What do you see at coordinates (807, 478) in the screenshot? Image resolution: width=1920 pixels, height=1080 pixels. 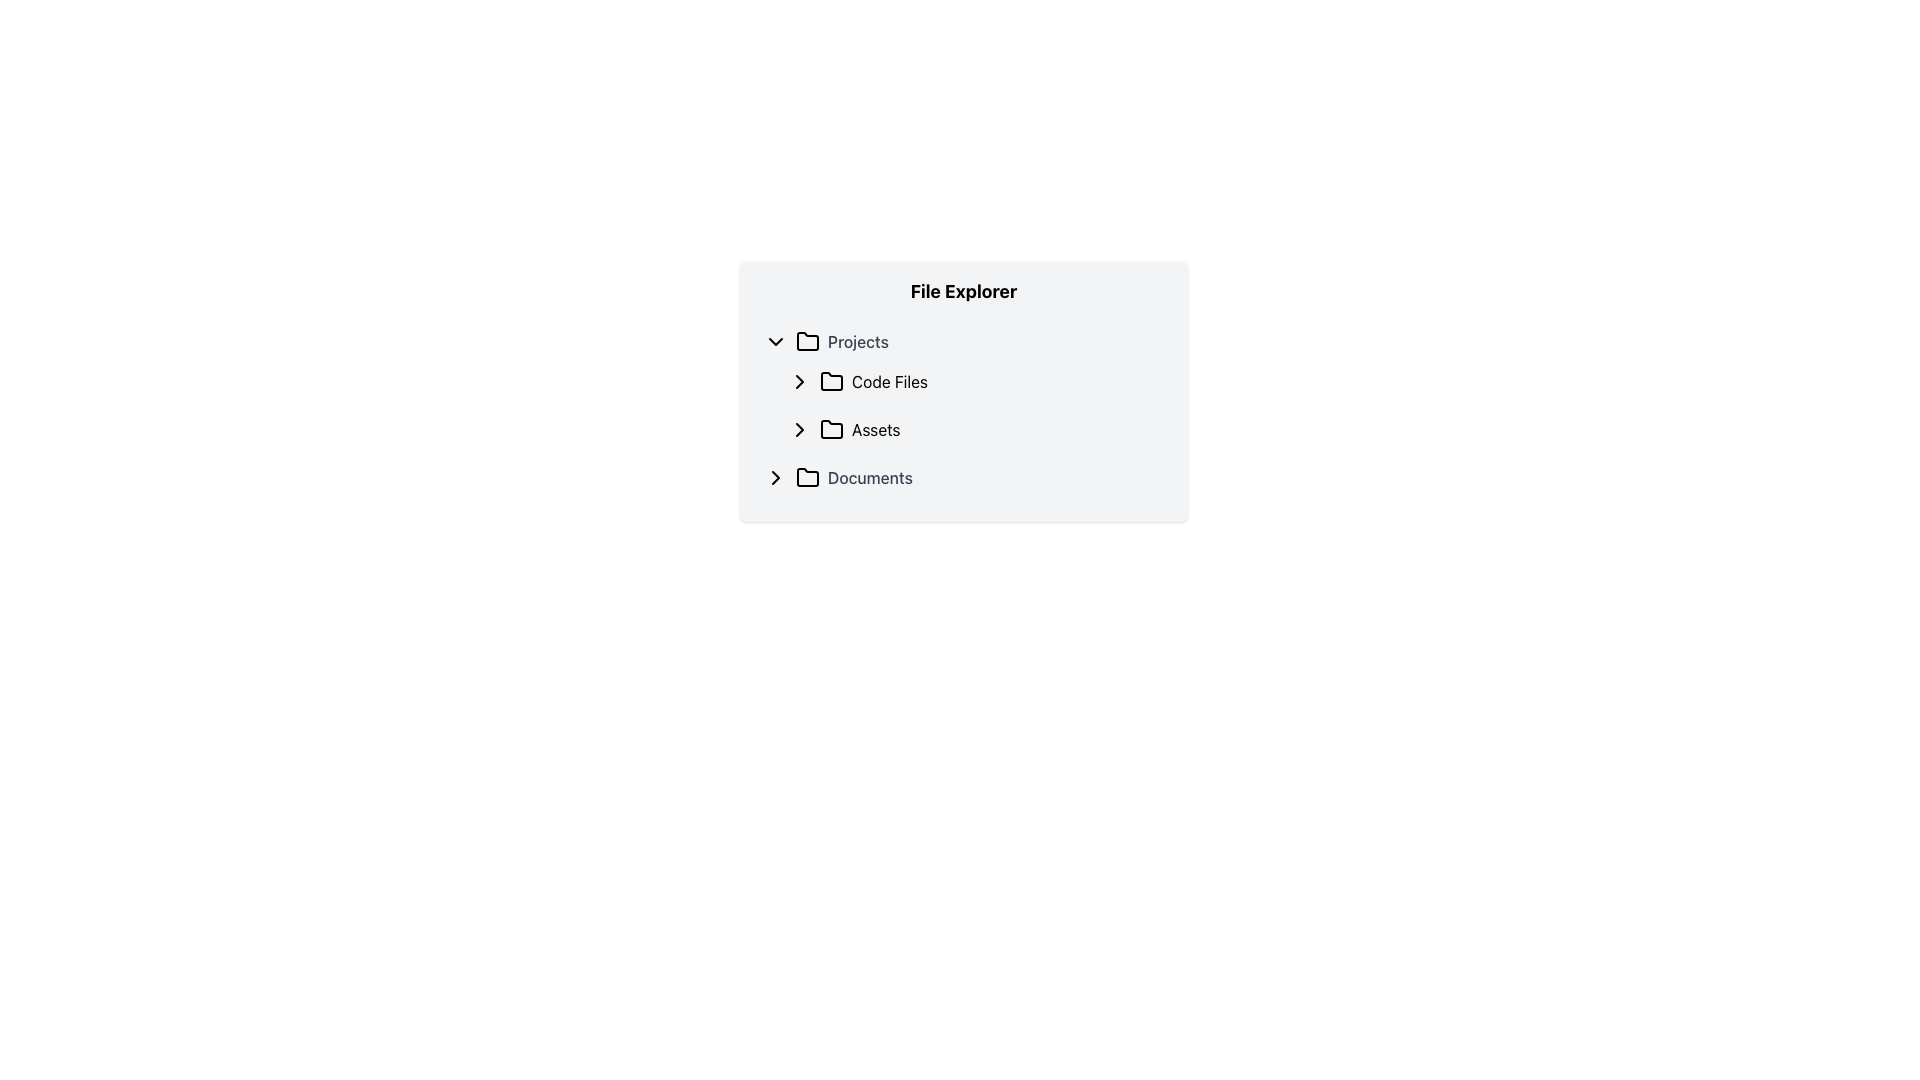 I see `the folder icon located in the fourth row of the File Explorer, positioned to the left of the text label 'Documents'` at bounding box center [807, 478].